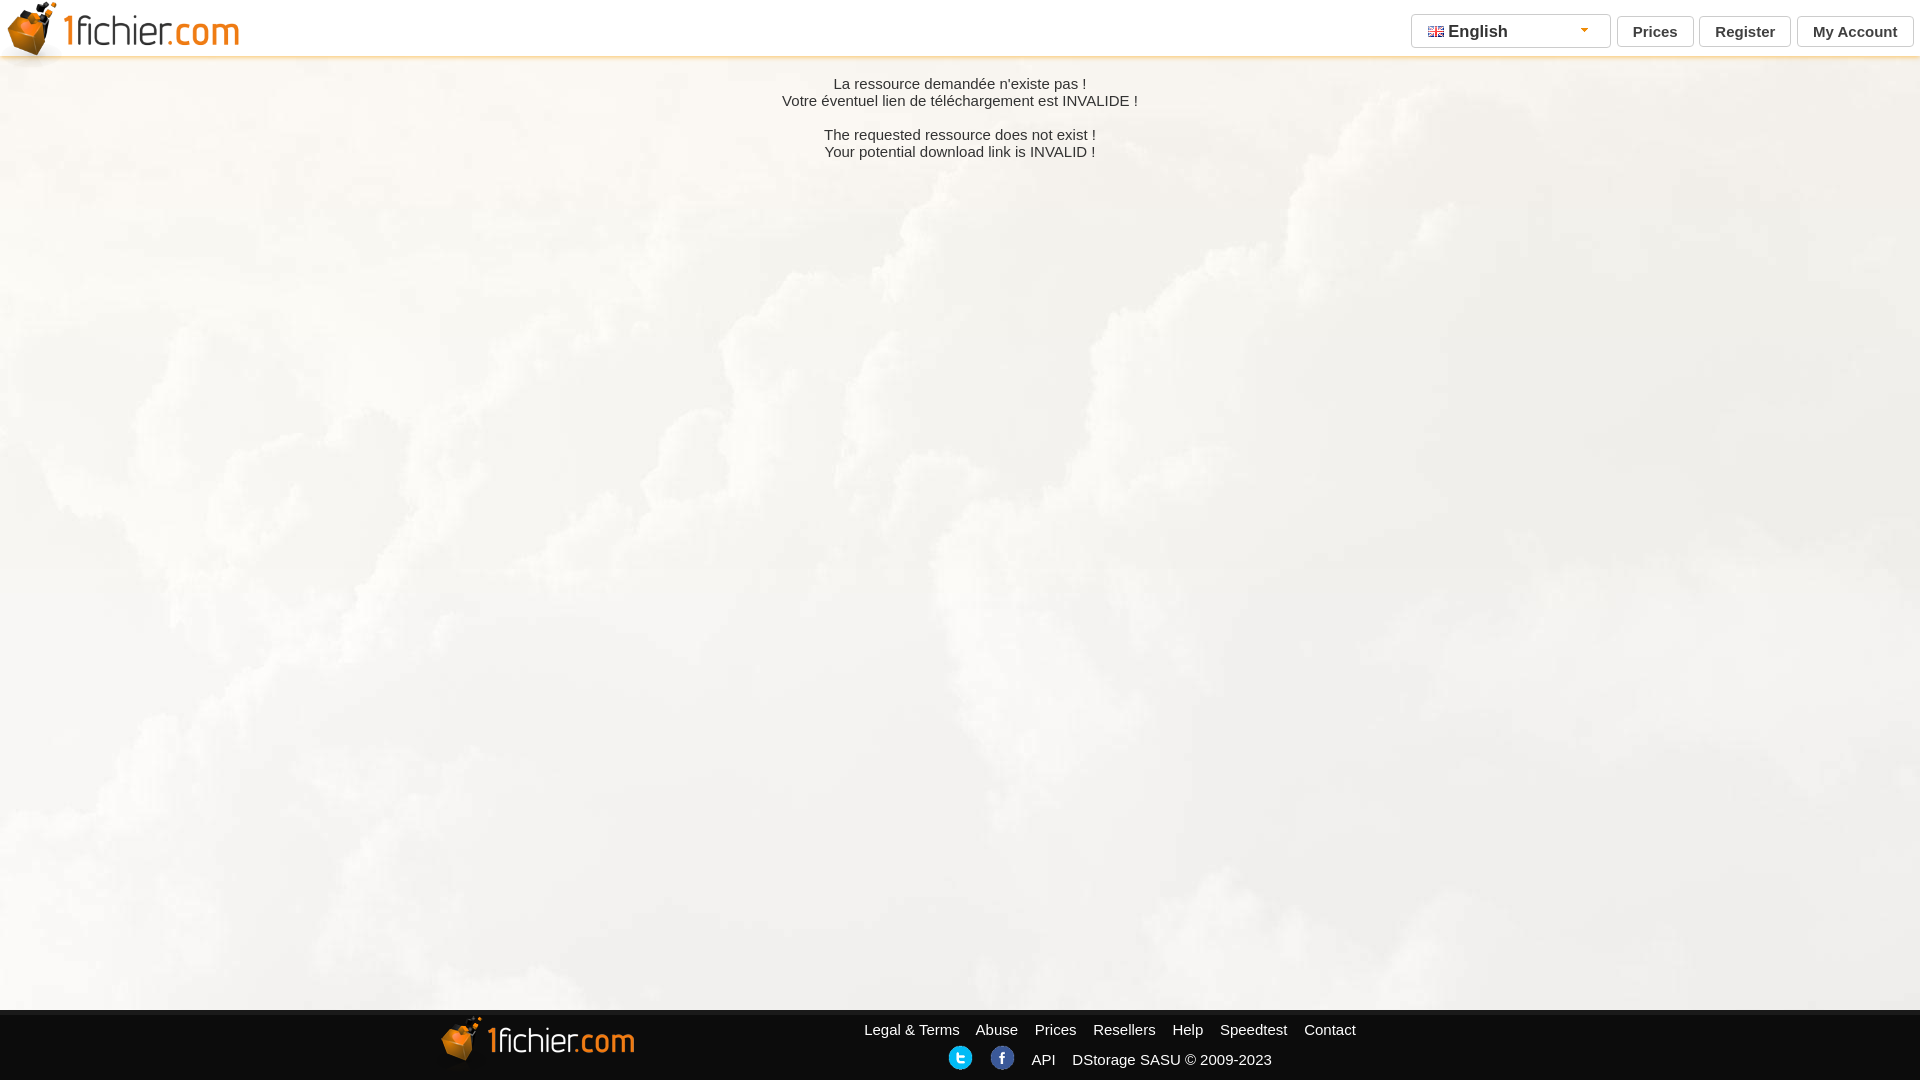 Image resolution: width=1920 pixels, height=1080 pixels. What do you see at coordinates (1171, 1029) in the screenshot?
I see `'Help'` at bounding box center [1171, 1029].